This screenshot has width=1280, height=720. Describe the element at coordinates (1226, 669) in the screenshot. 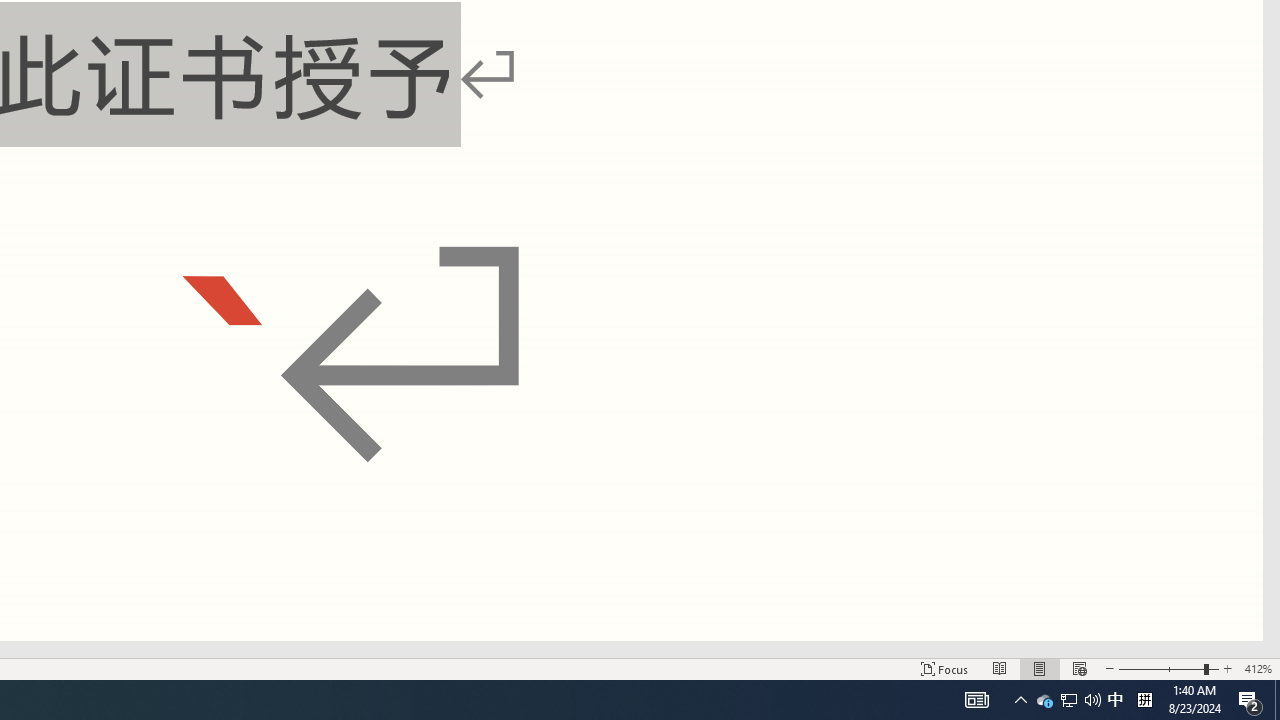

I see `'Zoom In'` at that location.